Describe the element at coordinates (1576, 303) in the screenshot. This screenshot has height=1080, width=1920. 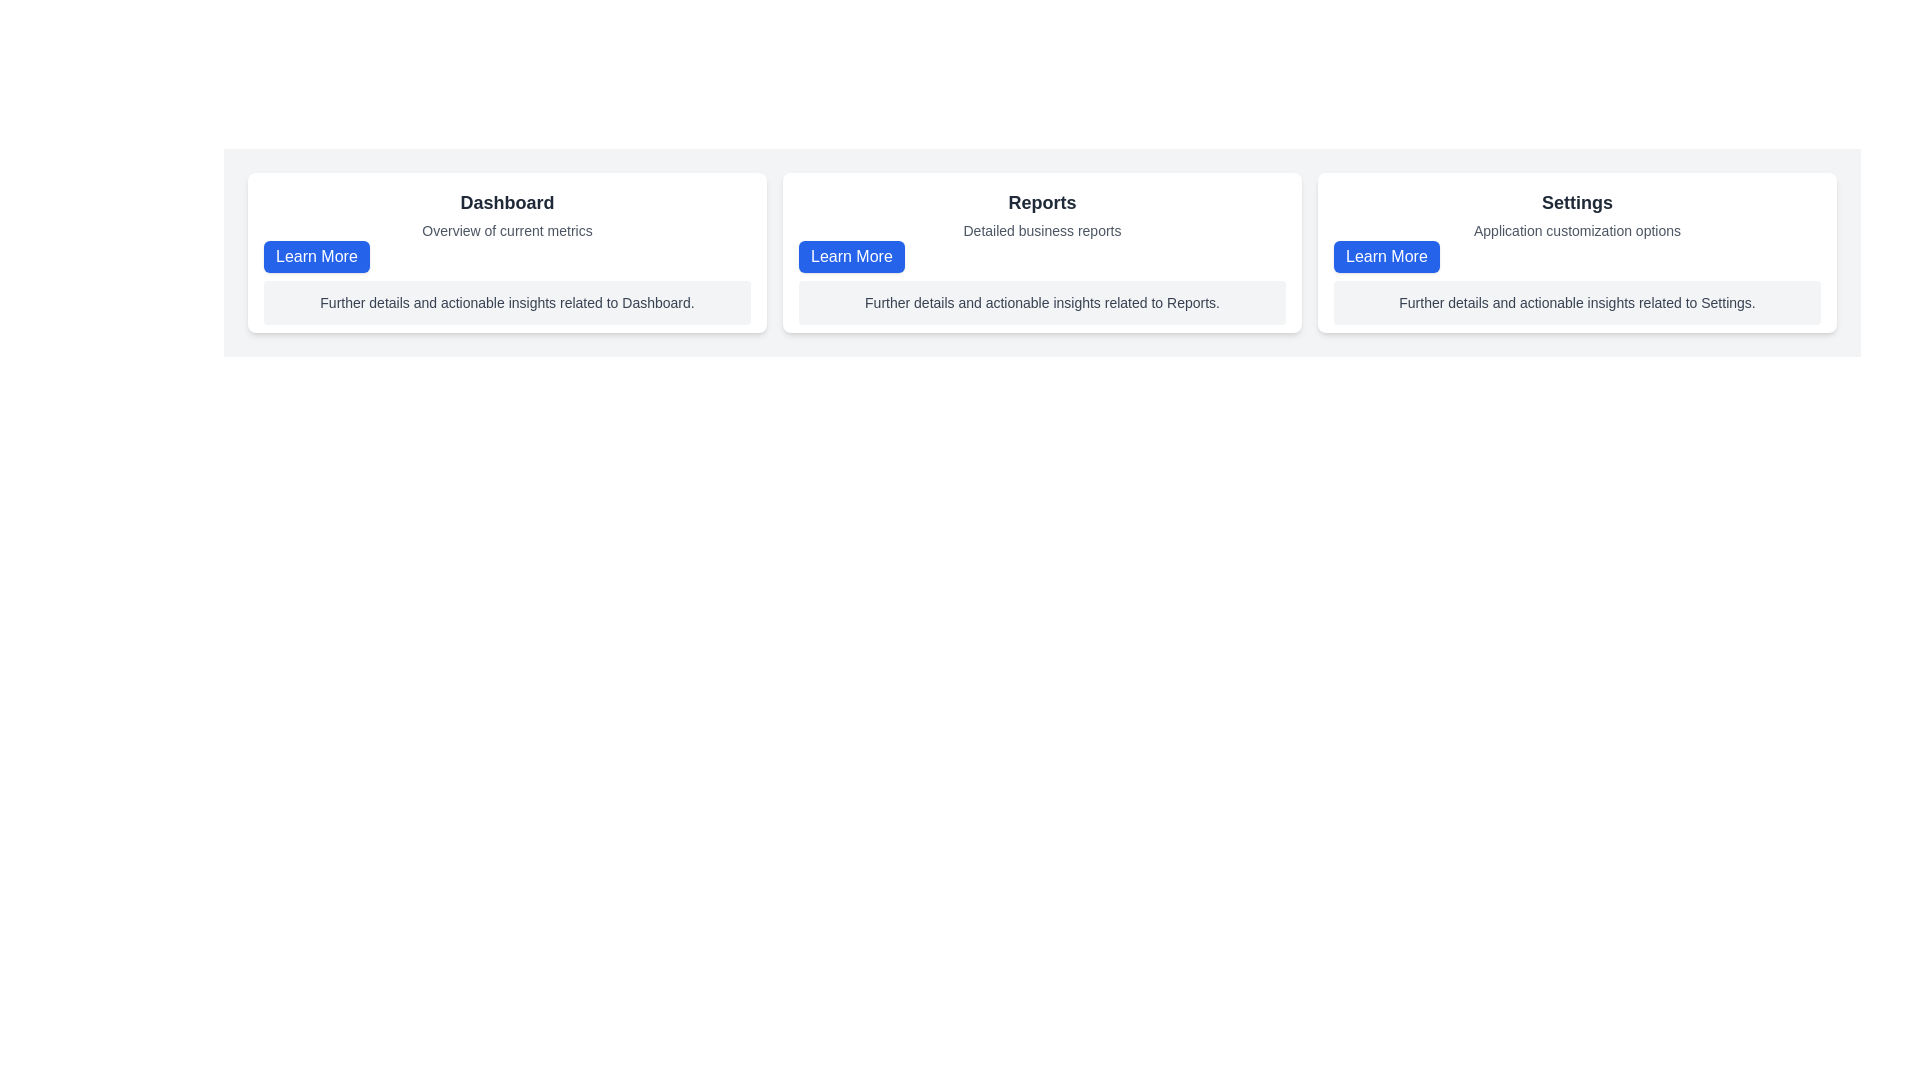
I see `the text label that reads 'Further details and actionable insights related to Settings.' located in the Settings panel, below the 'Learn More' button` at that location.